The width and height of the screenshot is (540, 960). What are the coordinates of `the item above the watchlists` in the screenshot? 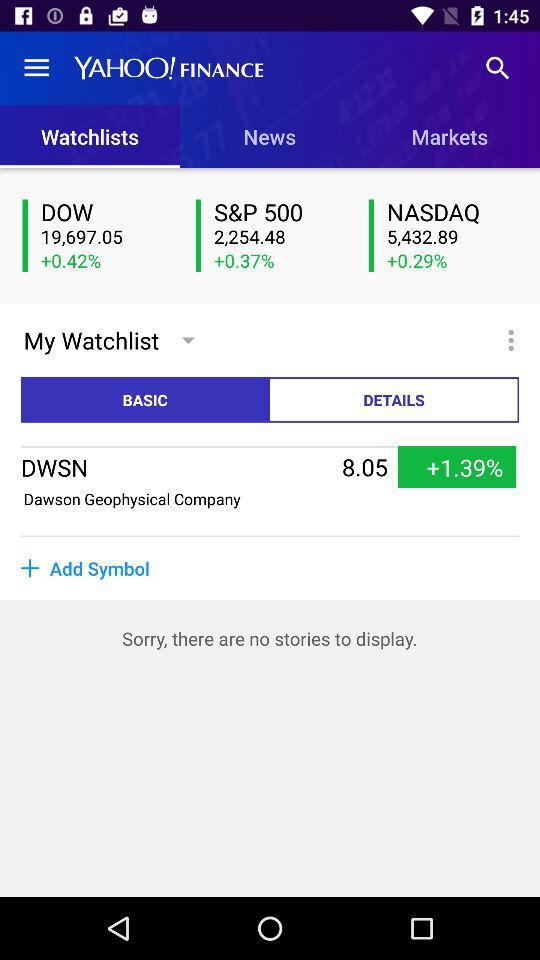 It's located at (36, 68).